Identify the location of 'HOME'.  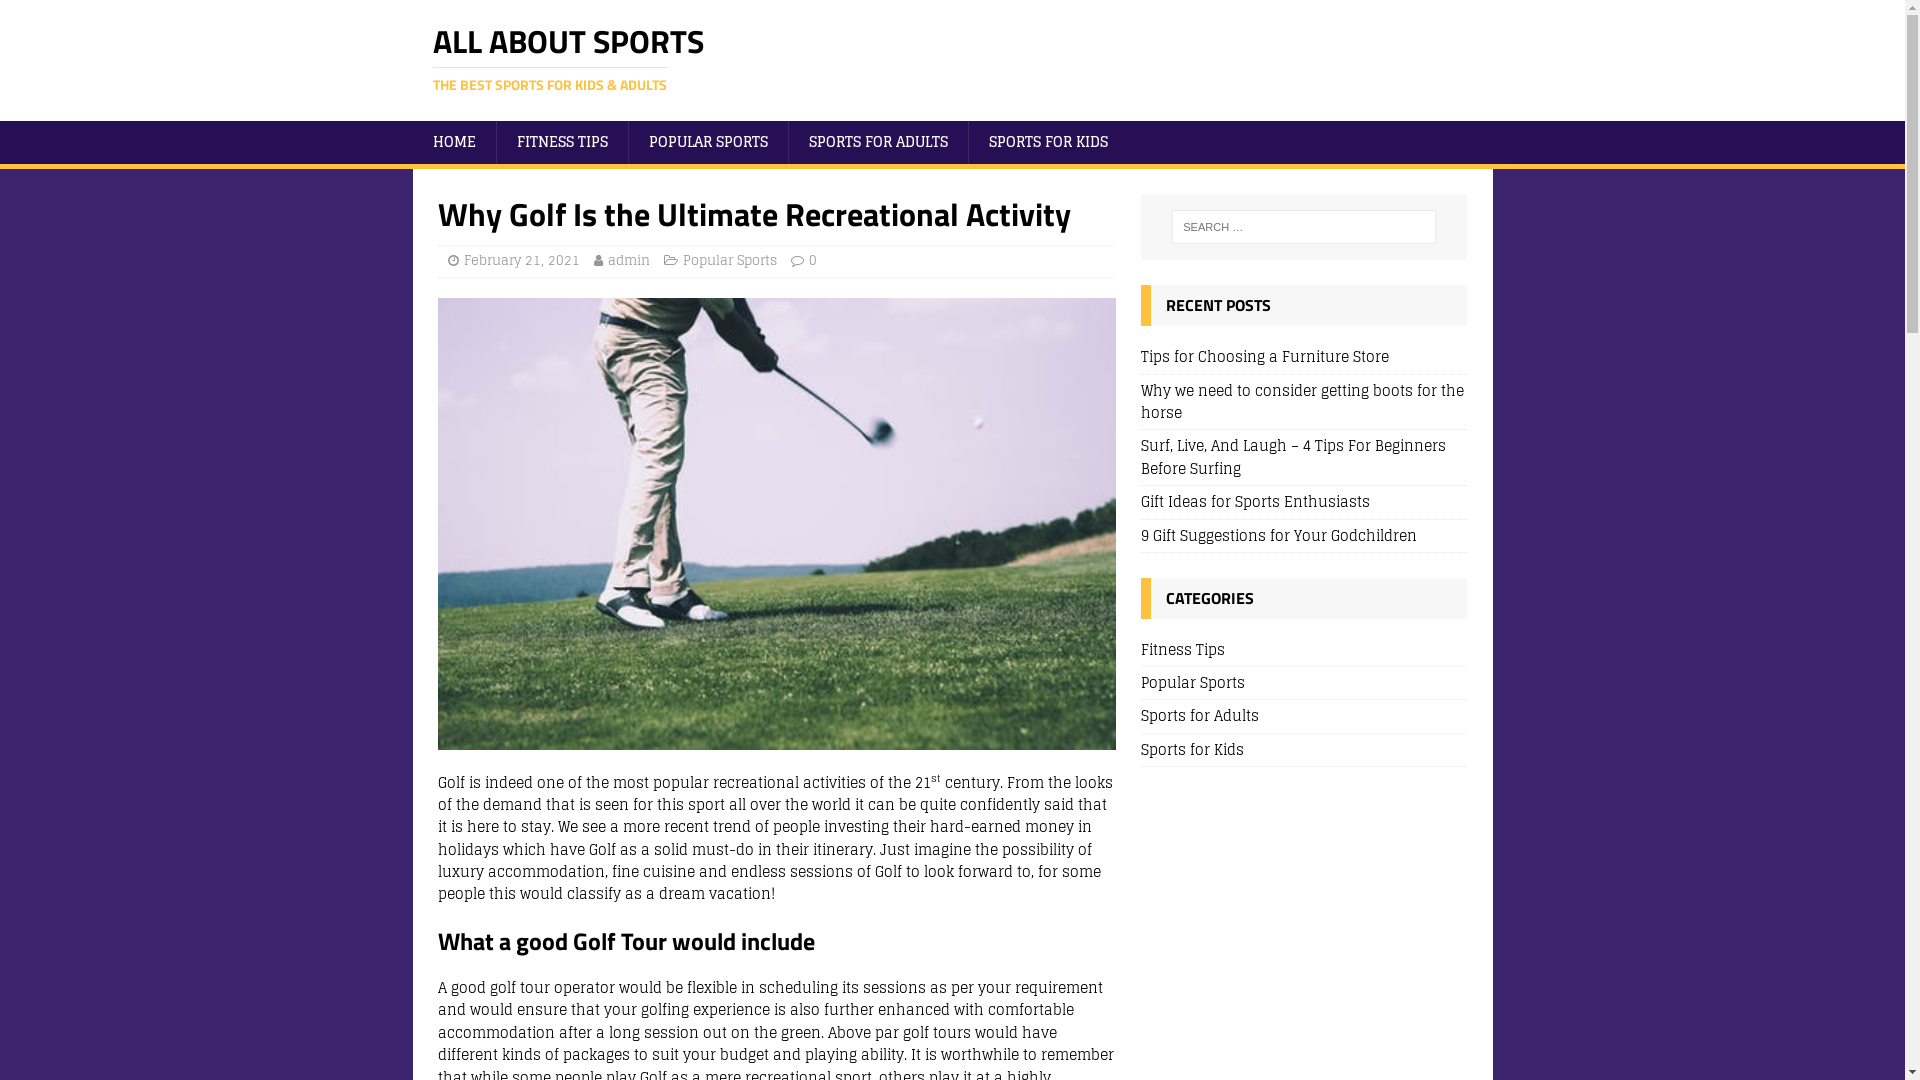
(452, 141).